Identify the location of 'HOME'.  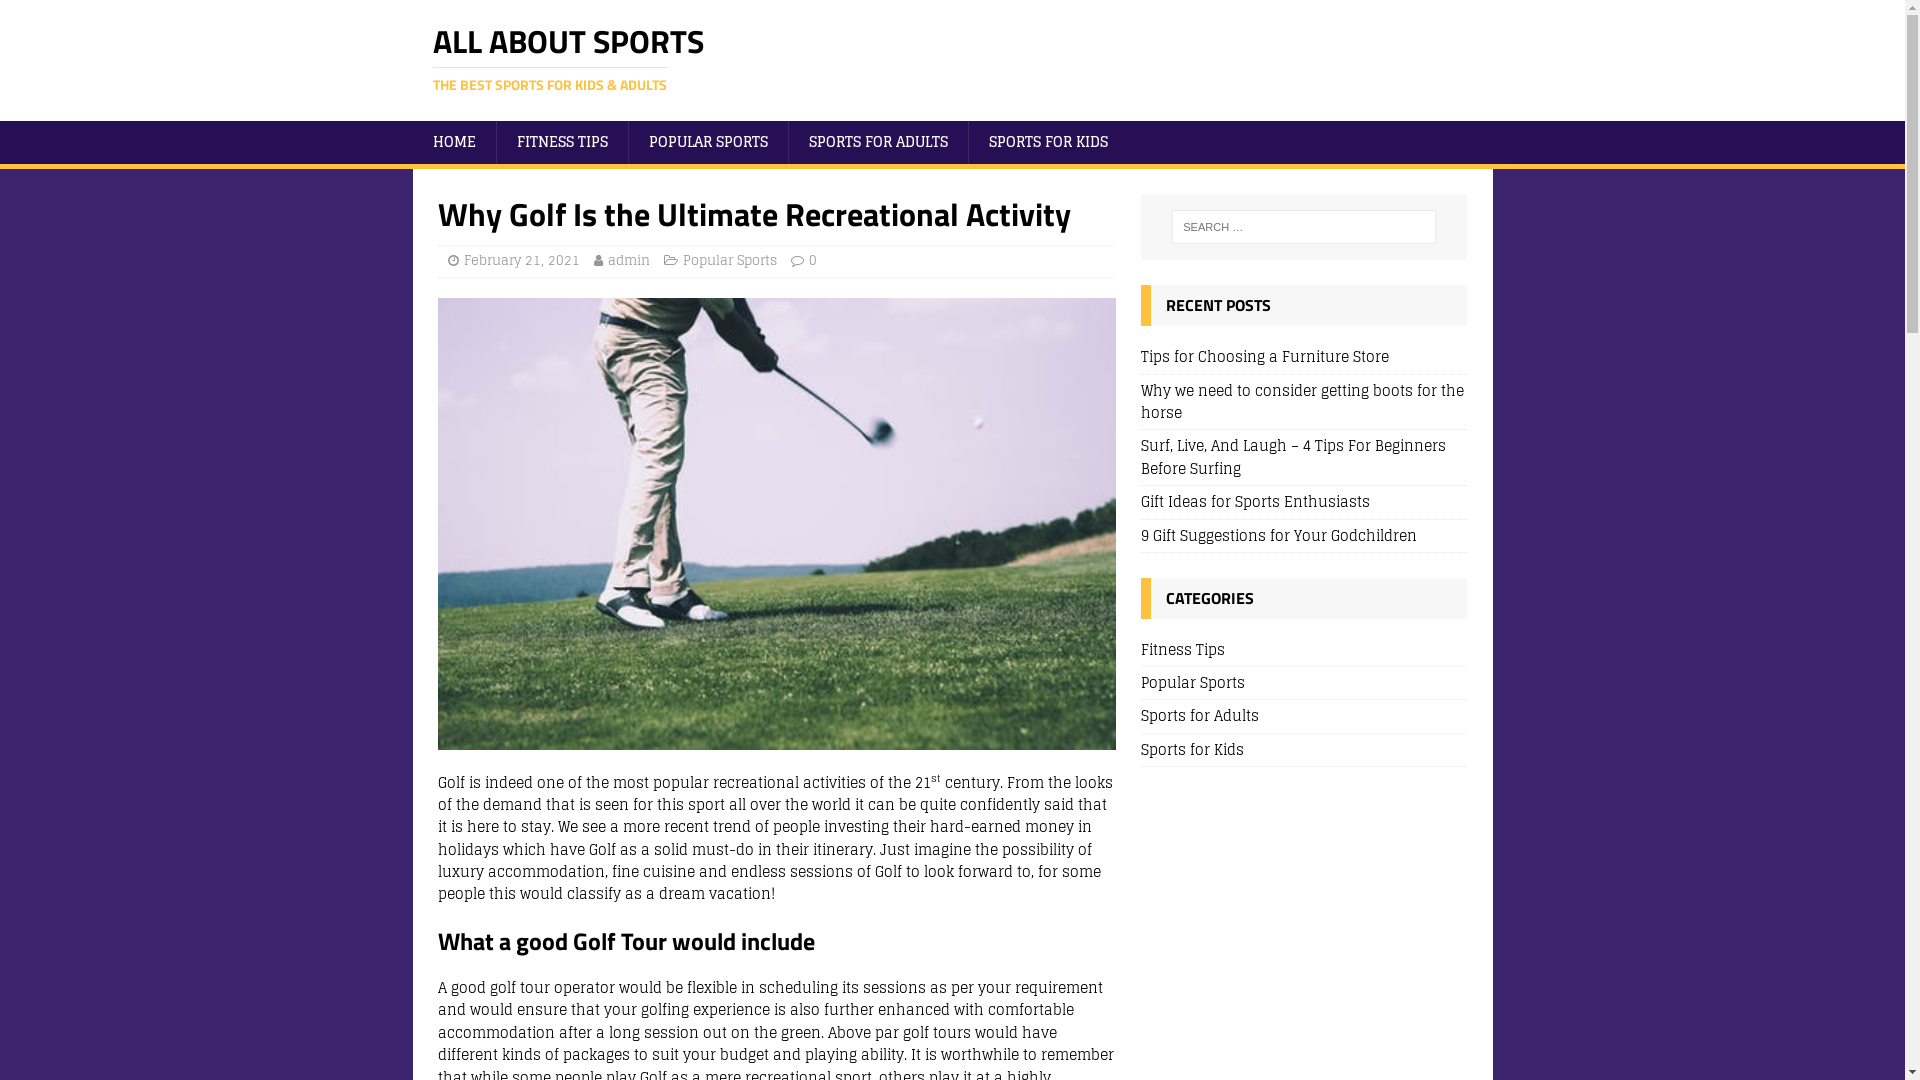
(452, 141).